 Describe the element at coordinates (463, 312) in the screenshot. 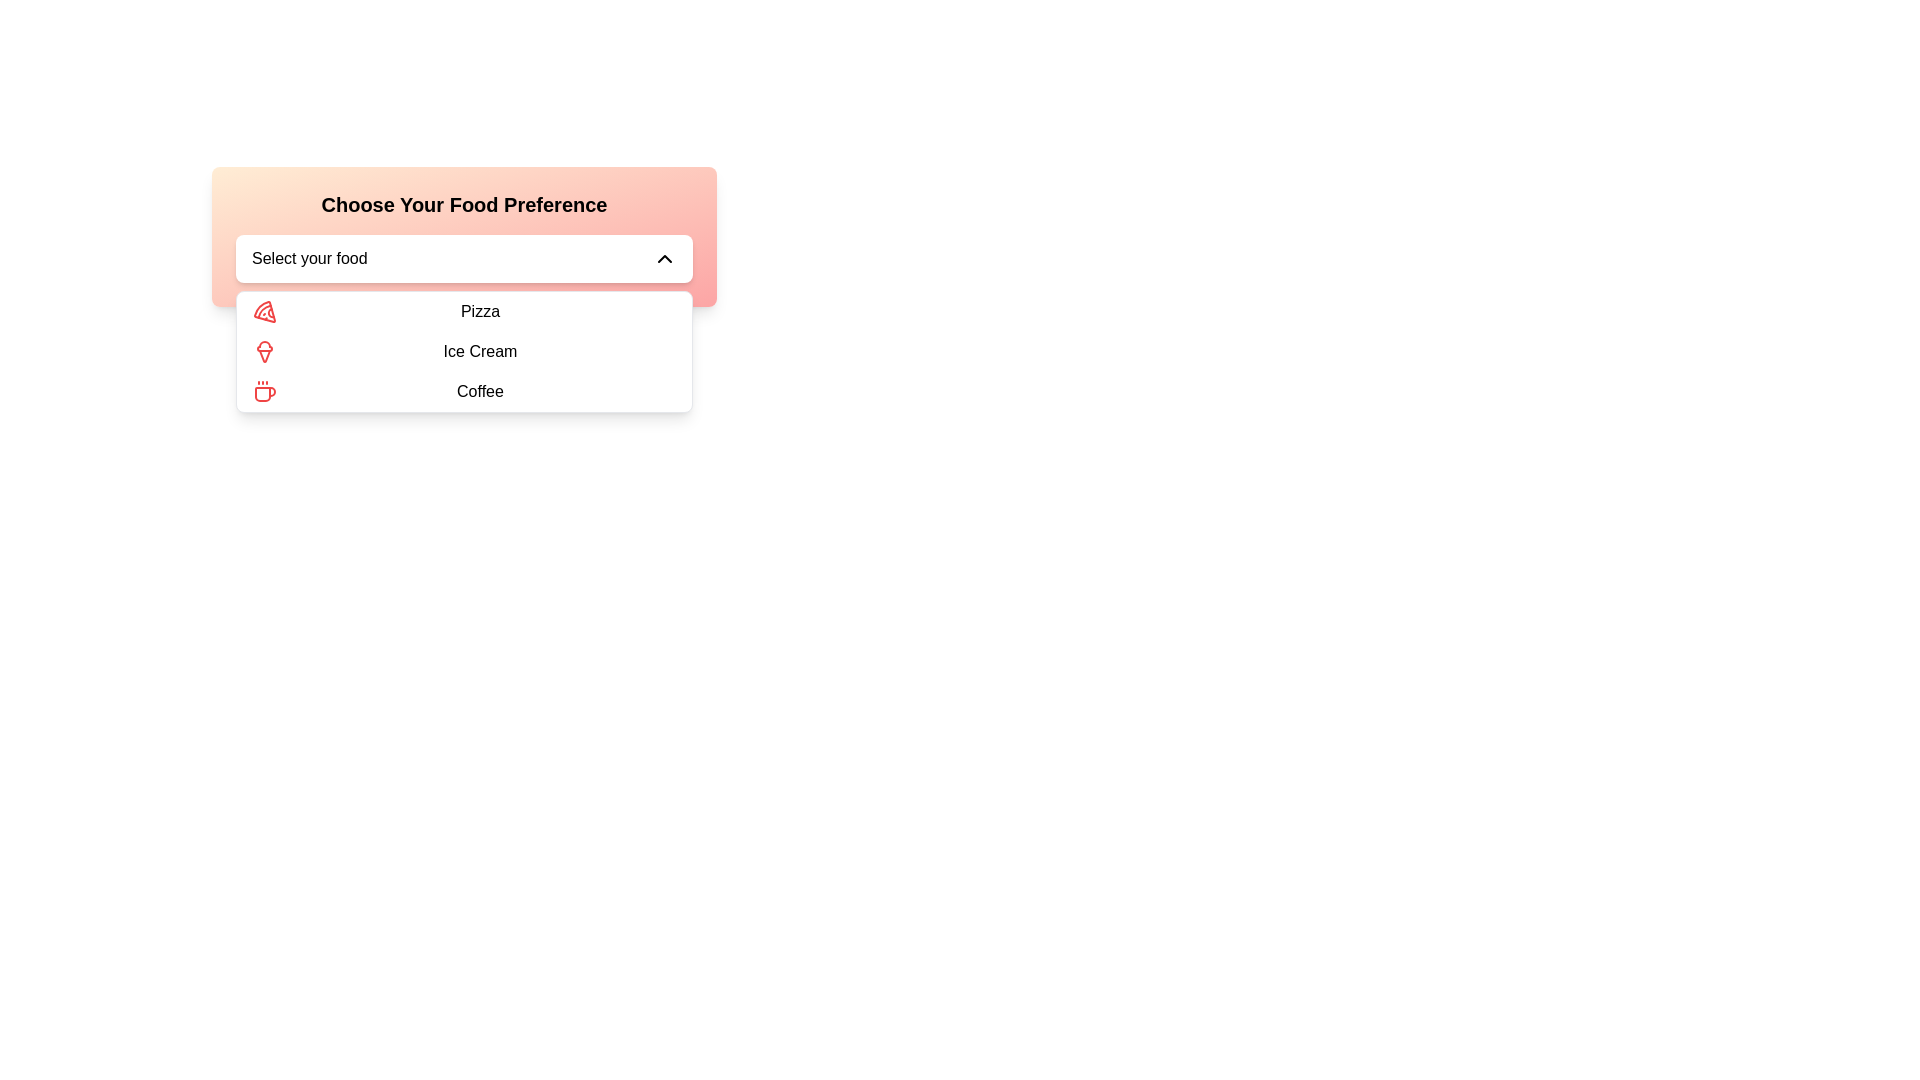

I see `to select the first menu item represented by a red pizza slice icon followed by the text 'Pizza' in a dropdown list under 'Choose Your Food Preference'` at that location.